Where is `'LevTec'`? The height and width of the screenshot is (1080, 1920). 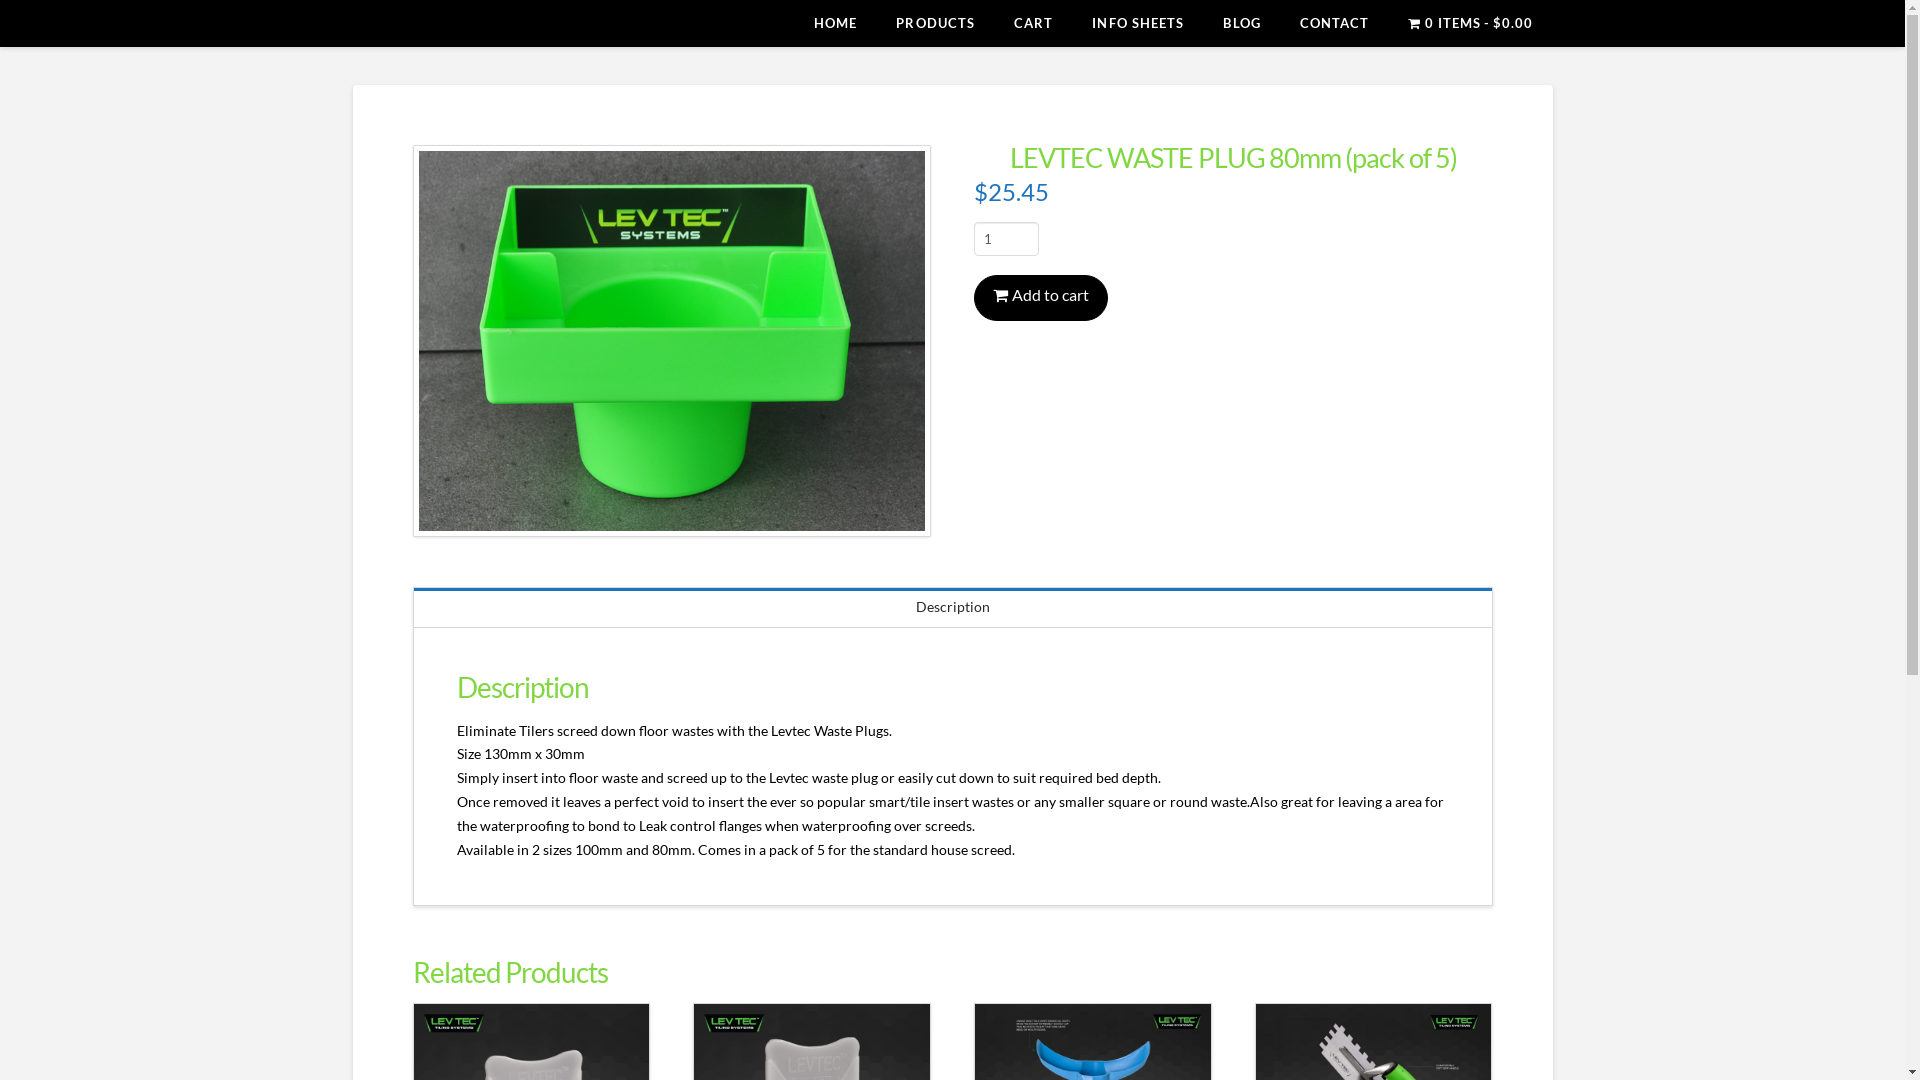 'LevTec' is located at coordinates (351, 26).